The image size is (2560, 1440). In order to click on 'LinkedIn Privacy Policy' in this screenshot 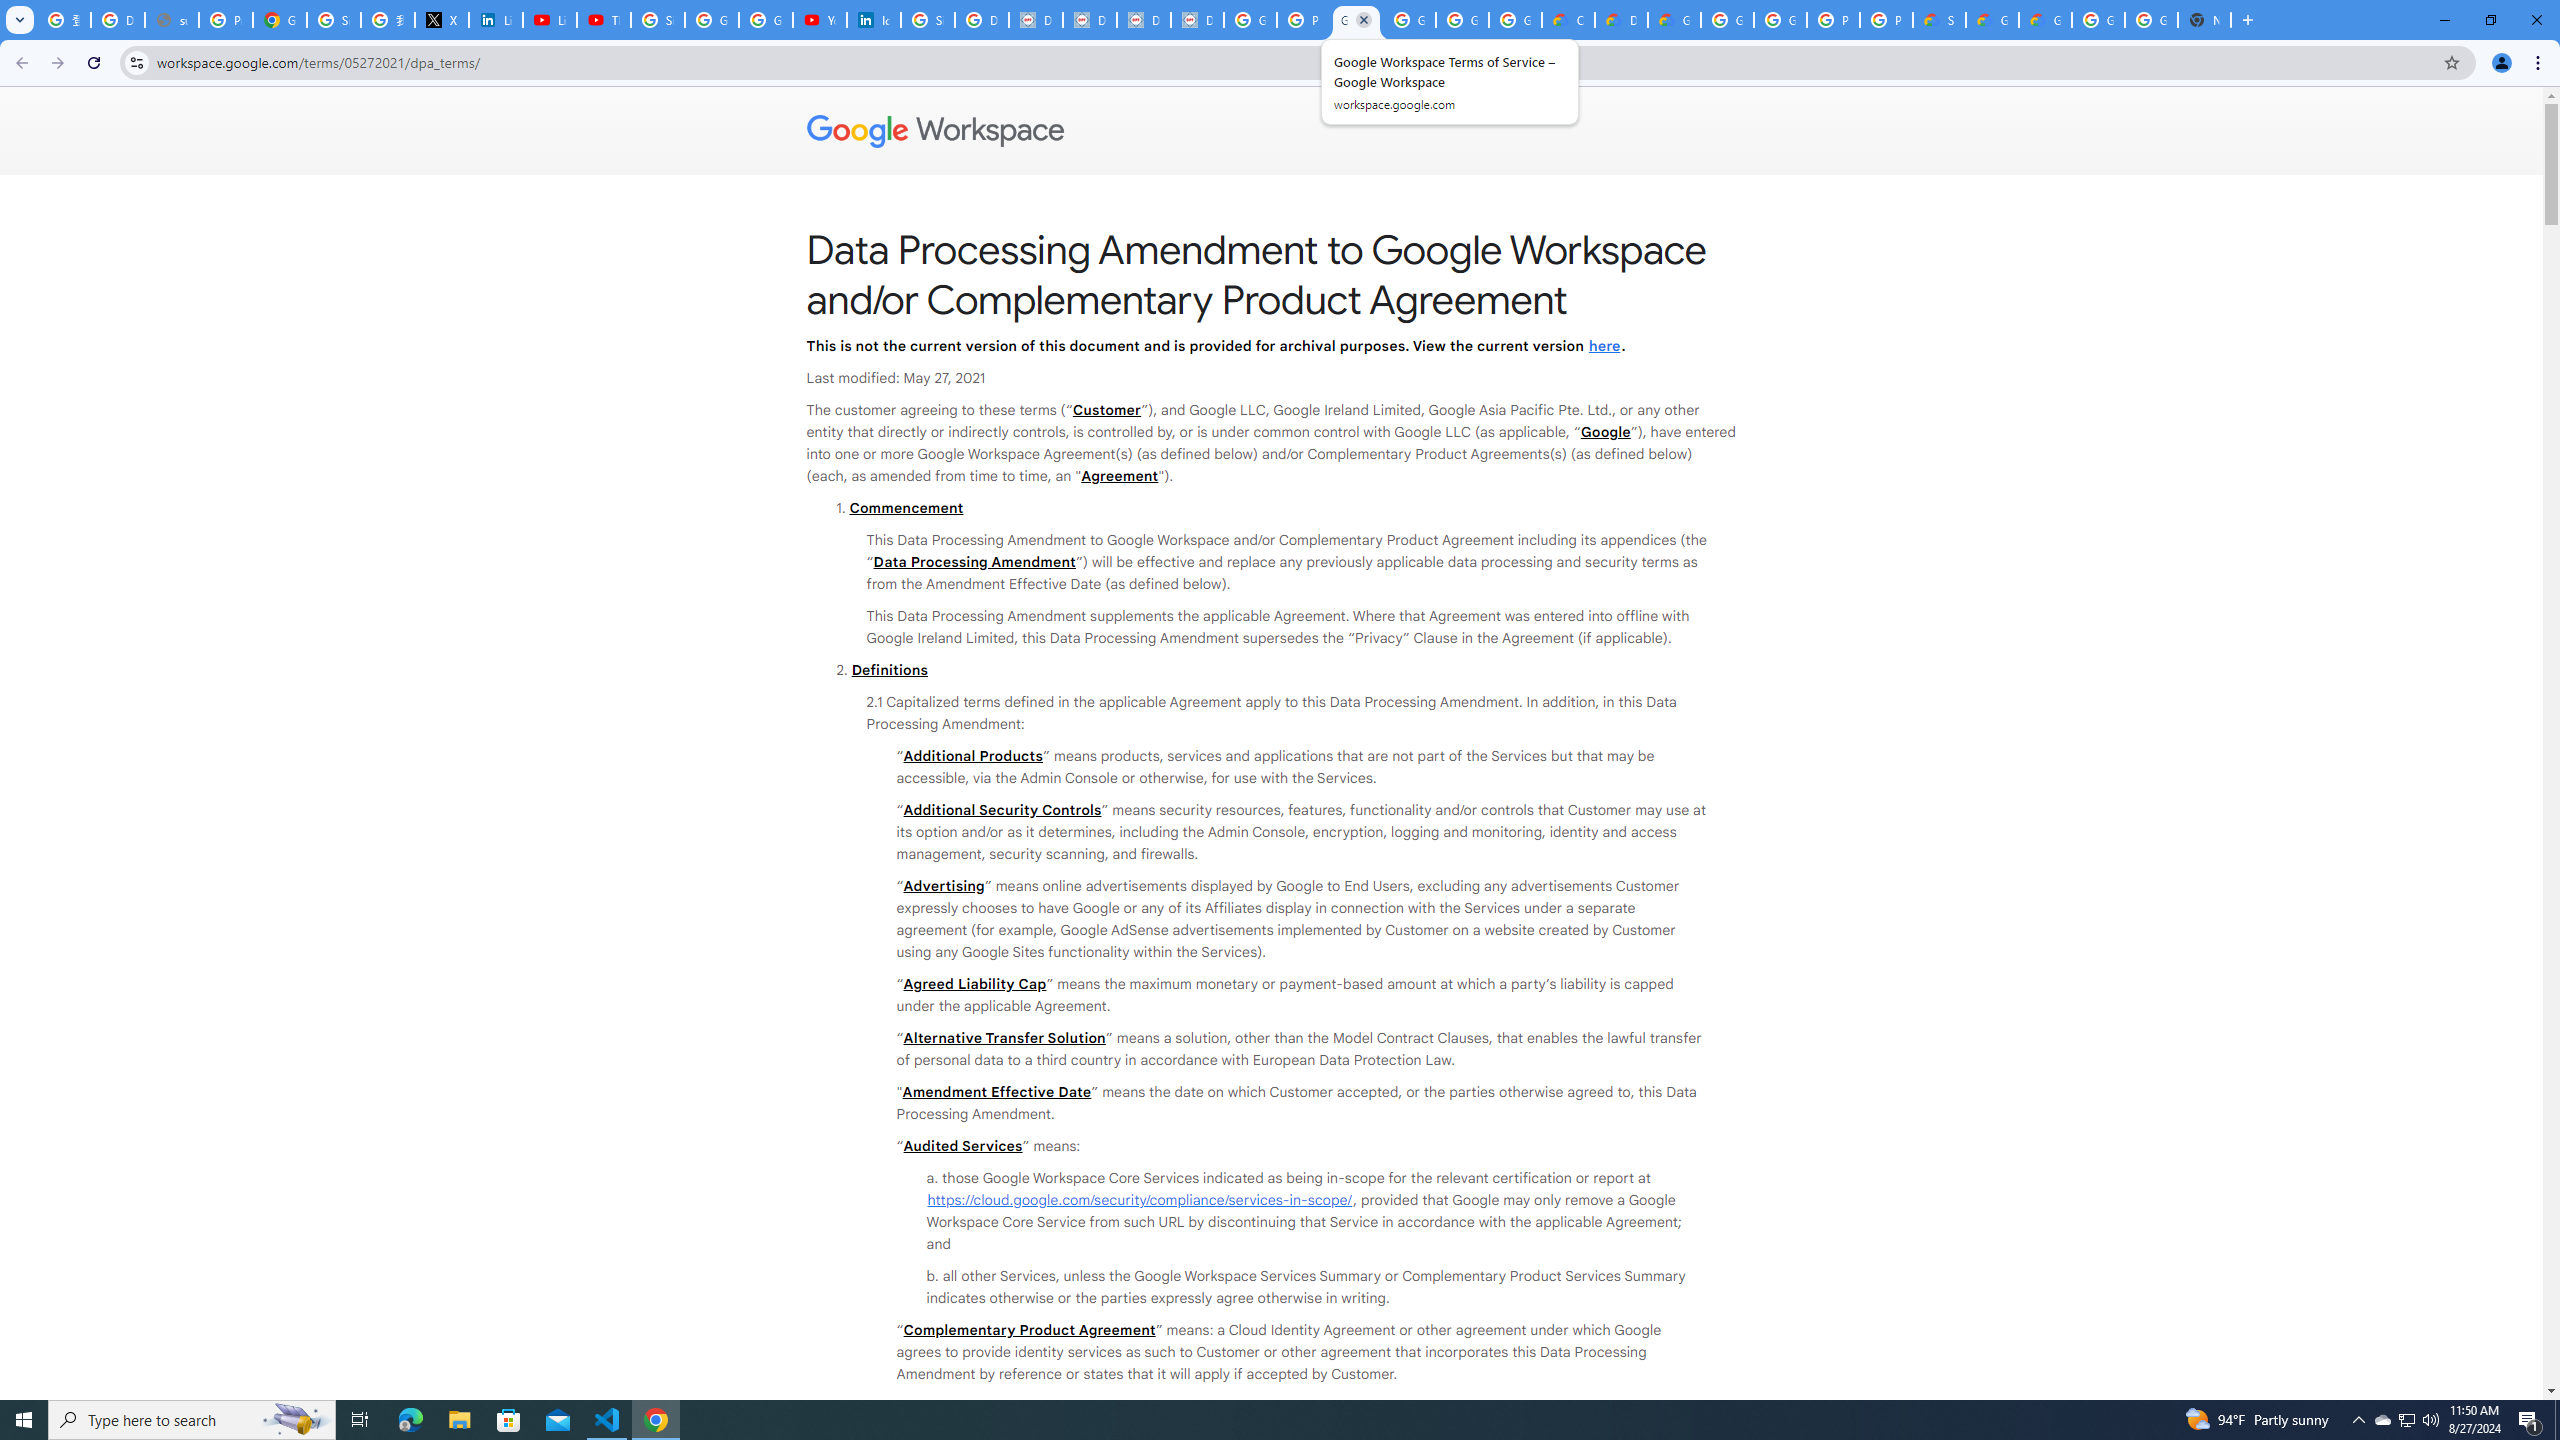, I will do `click(496, 19)`.